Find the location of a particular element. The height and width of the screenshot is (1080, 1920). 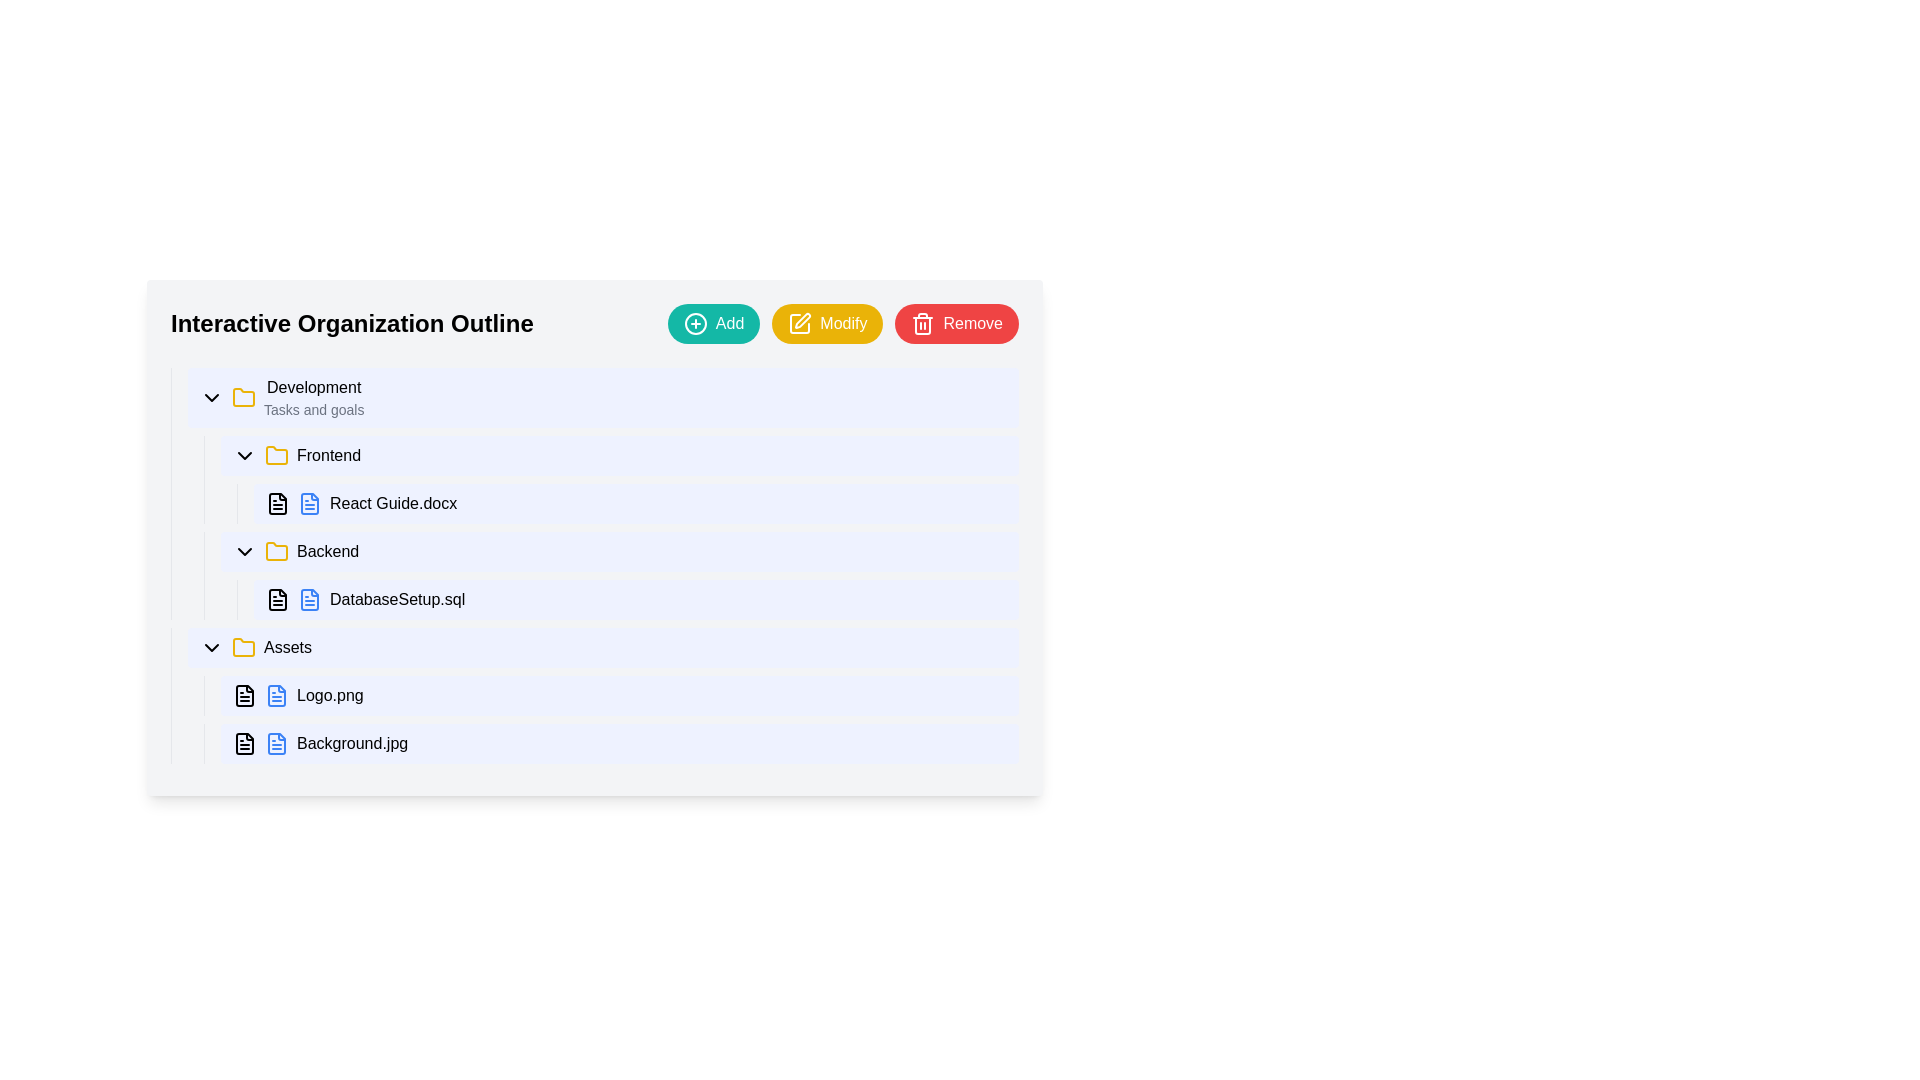

text label that states 'Tasks and goals', which is positioned directly below the 'Development' header in the upper left section of the display is located at coordinates (313, 408).